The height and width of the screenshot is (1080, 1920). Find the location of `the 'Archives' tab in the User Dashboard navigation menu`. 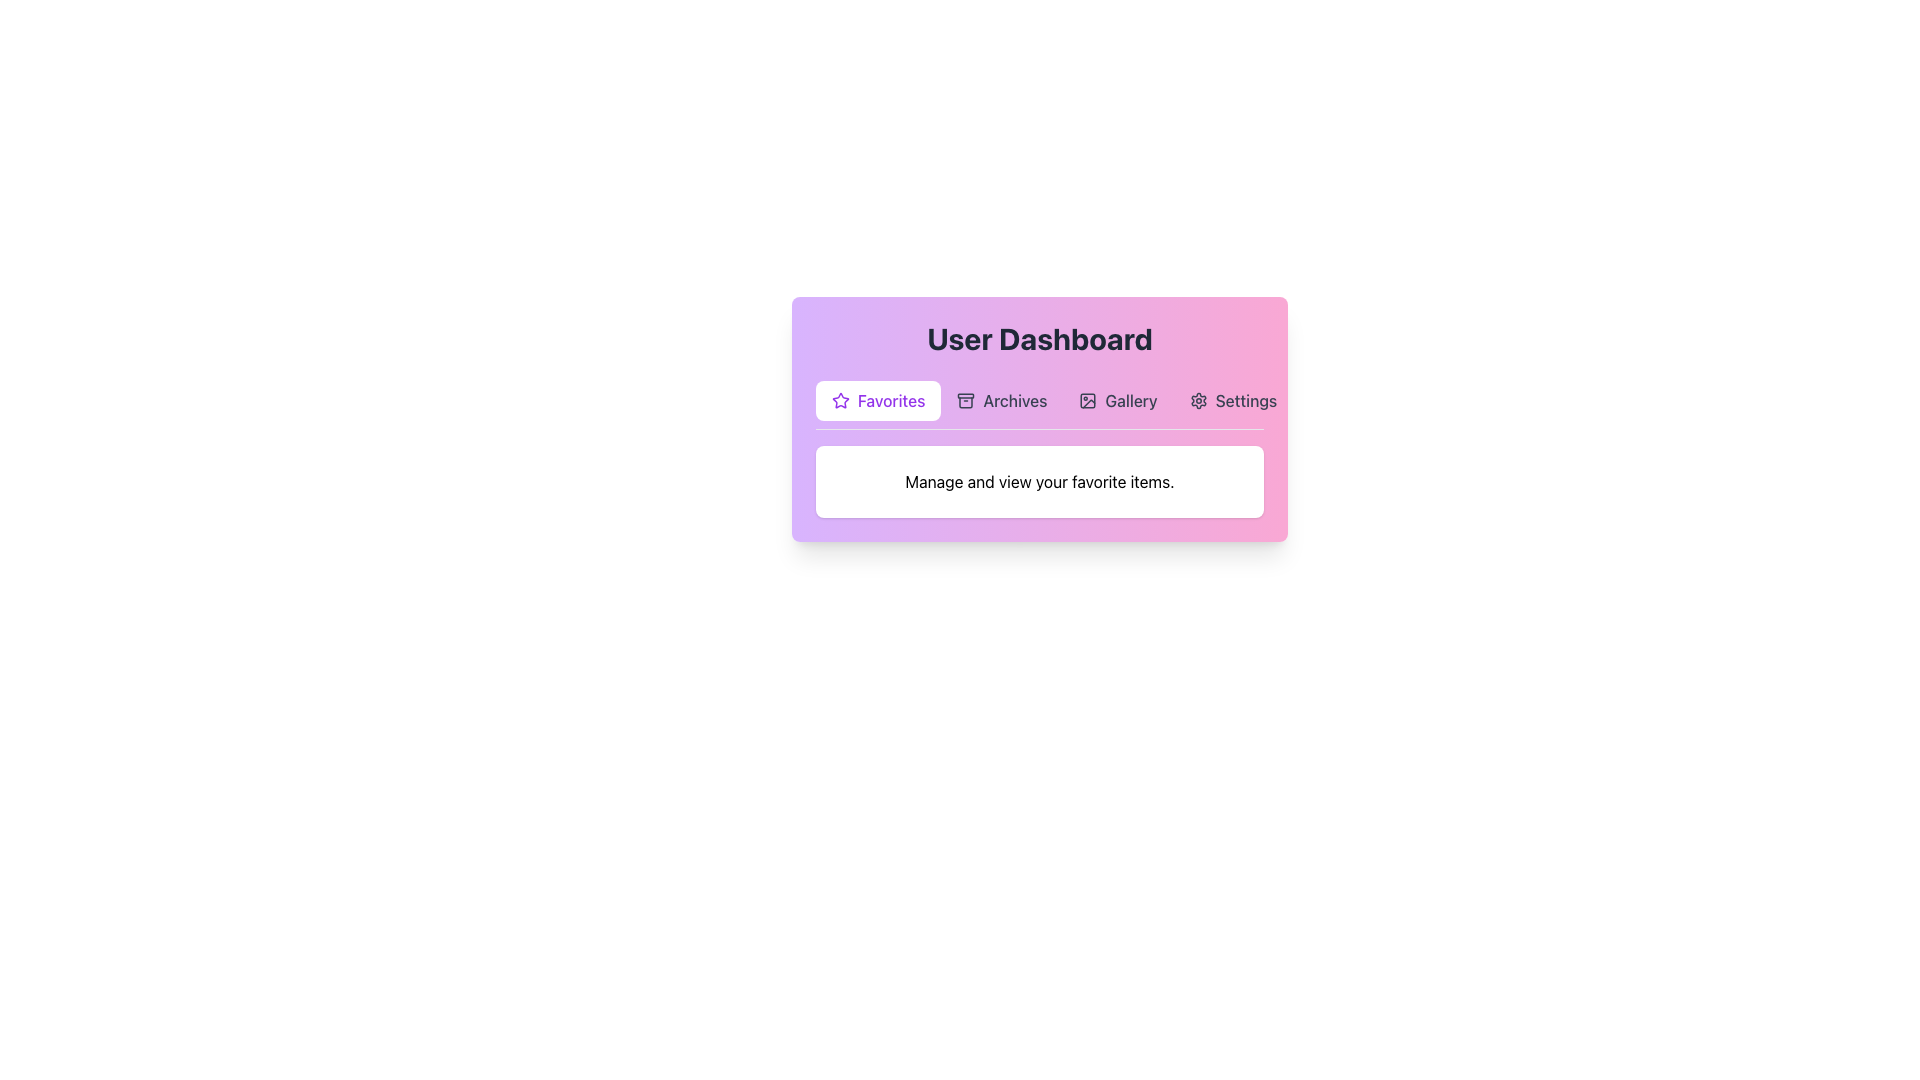

the 'Archives' tab in the User Dashboard navigation menu is located at coordinates (1040, 405).